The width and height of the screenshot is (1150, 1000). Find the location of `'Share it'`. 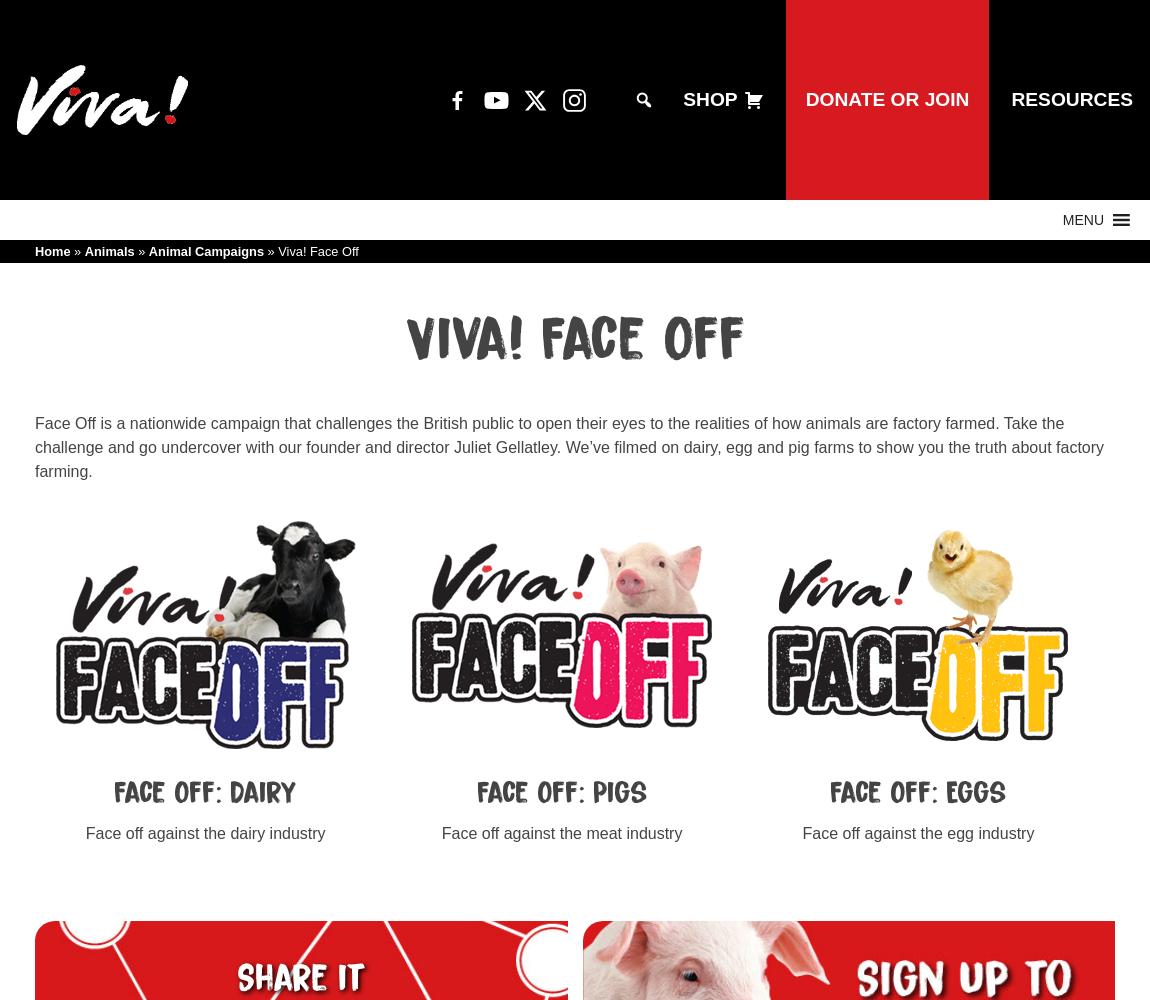

'Share it' is located at coordinates (300, 977).